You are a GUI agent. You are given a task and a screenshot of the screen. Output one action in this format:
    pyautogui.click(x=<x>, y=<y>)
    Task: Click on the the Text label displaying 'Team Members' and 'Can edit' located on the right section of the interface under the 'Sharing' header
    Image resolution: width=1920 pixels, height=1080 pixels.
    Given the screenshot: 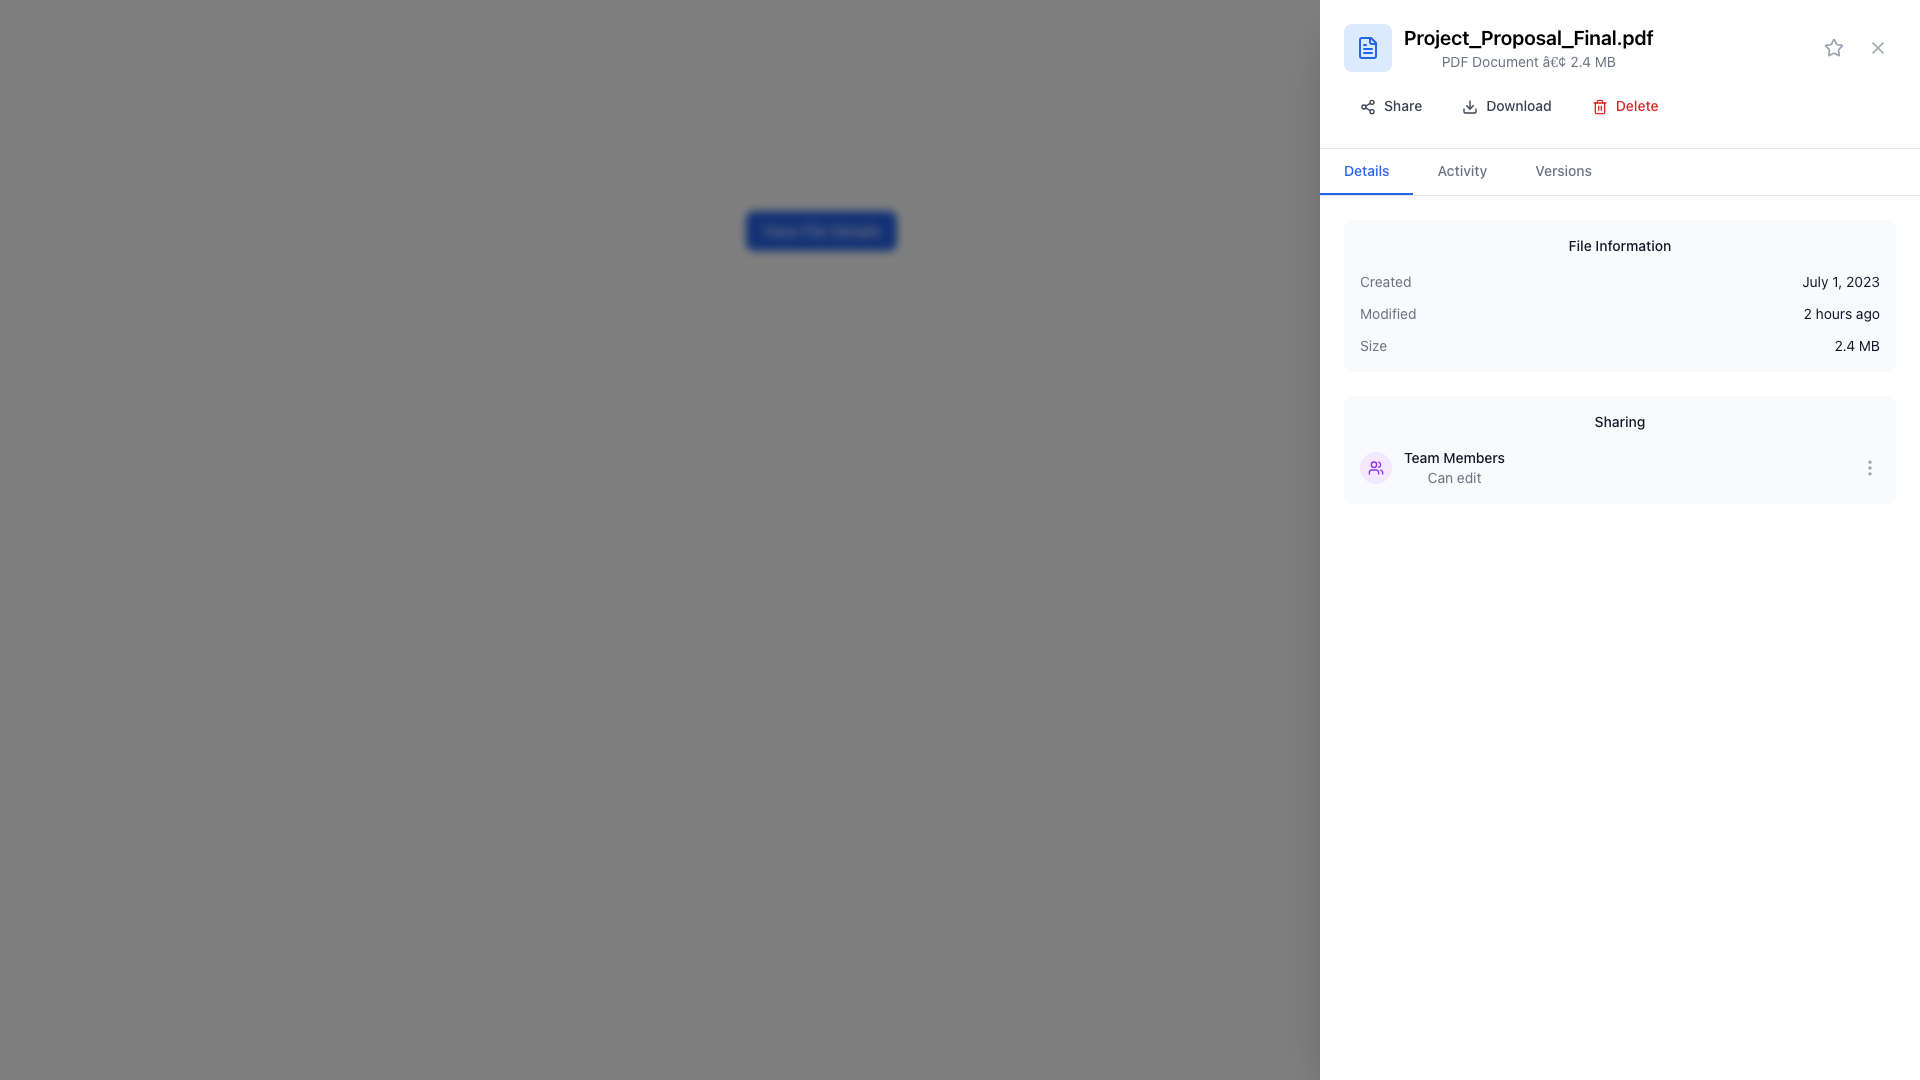 What is the action you would take?
    pyautogui.click(x=1454, y=467)
    